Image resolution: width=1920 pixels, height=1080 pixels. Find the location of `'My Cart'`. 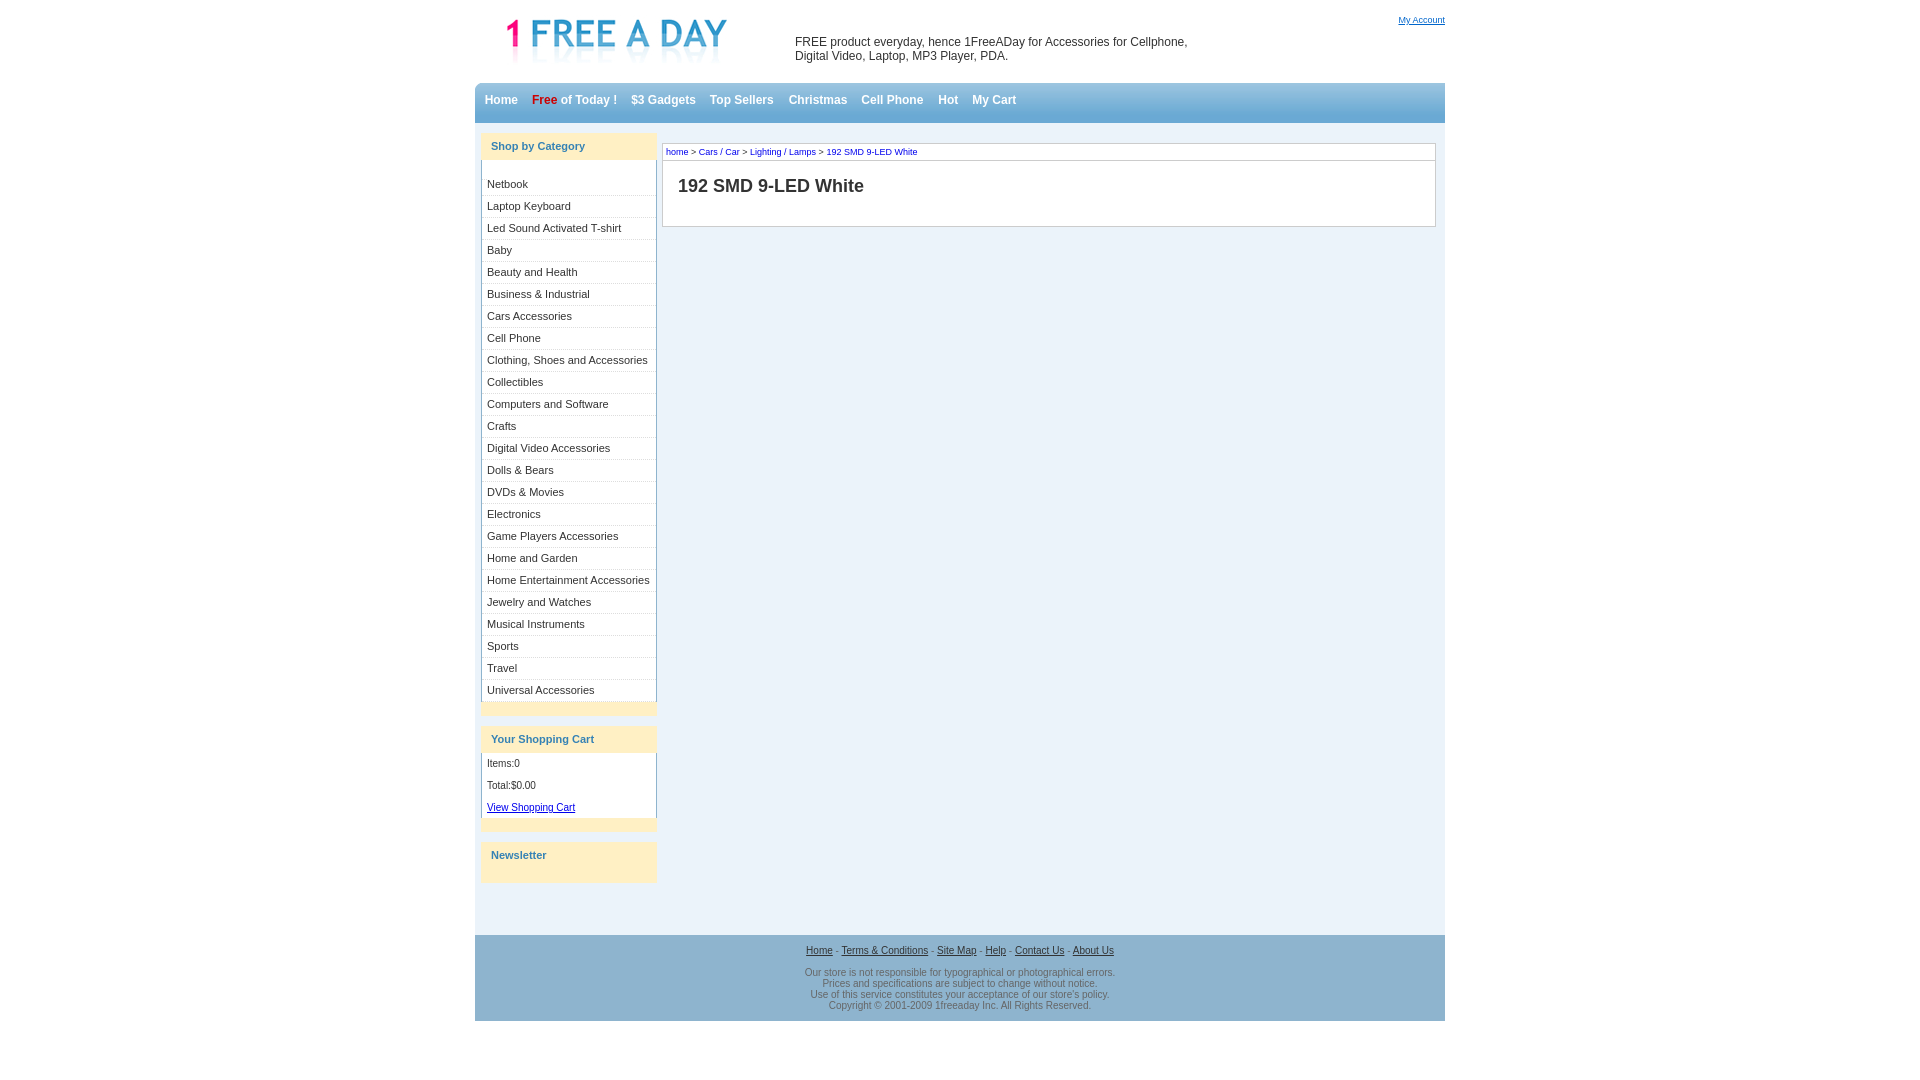

'My Cart' is located at coordinates (993, 100).